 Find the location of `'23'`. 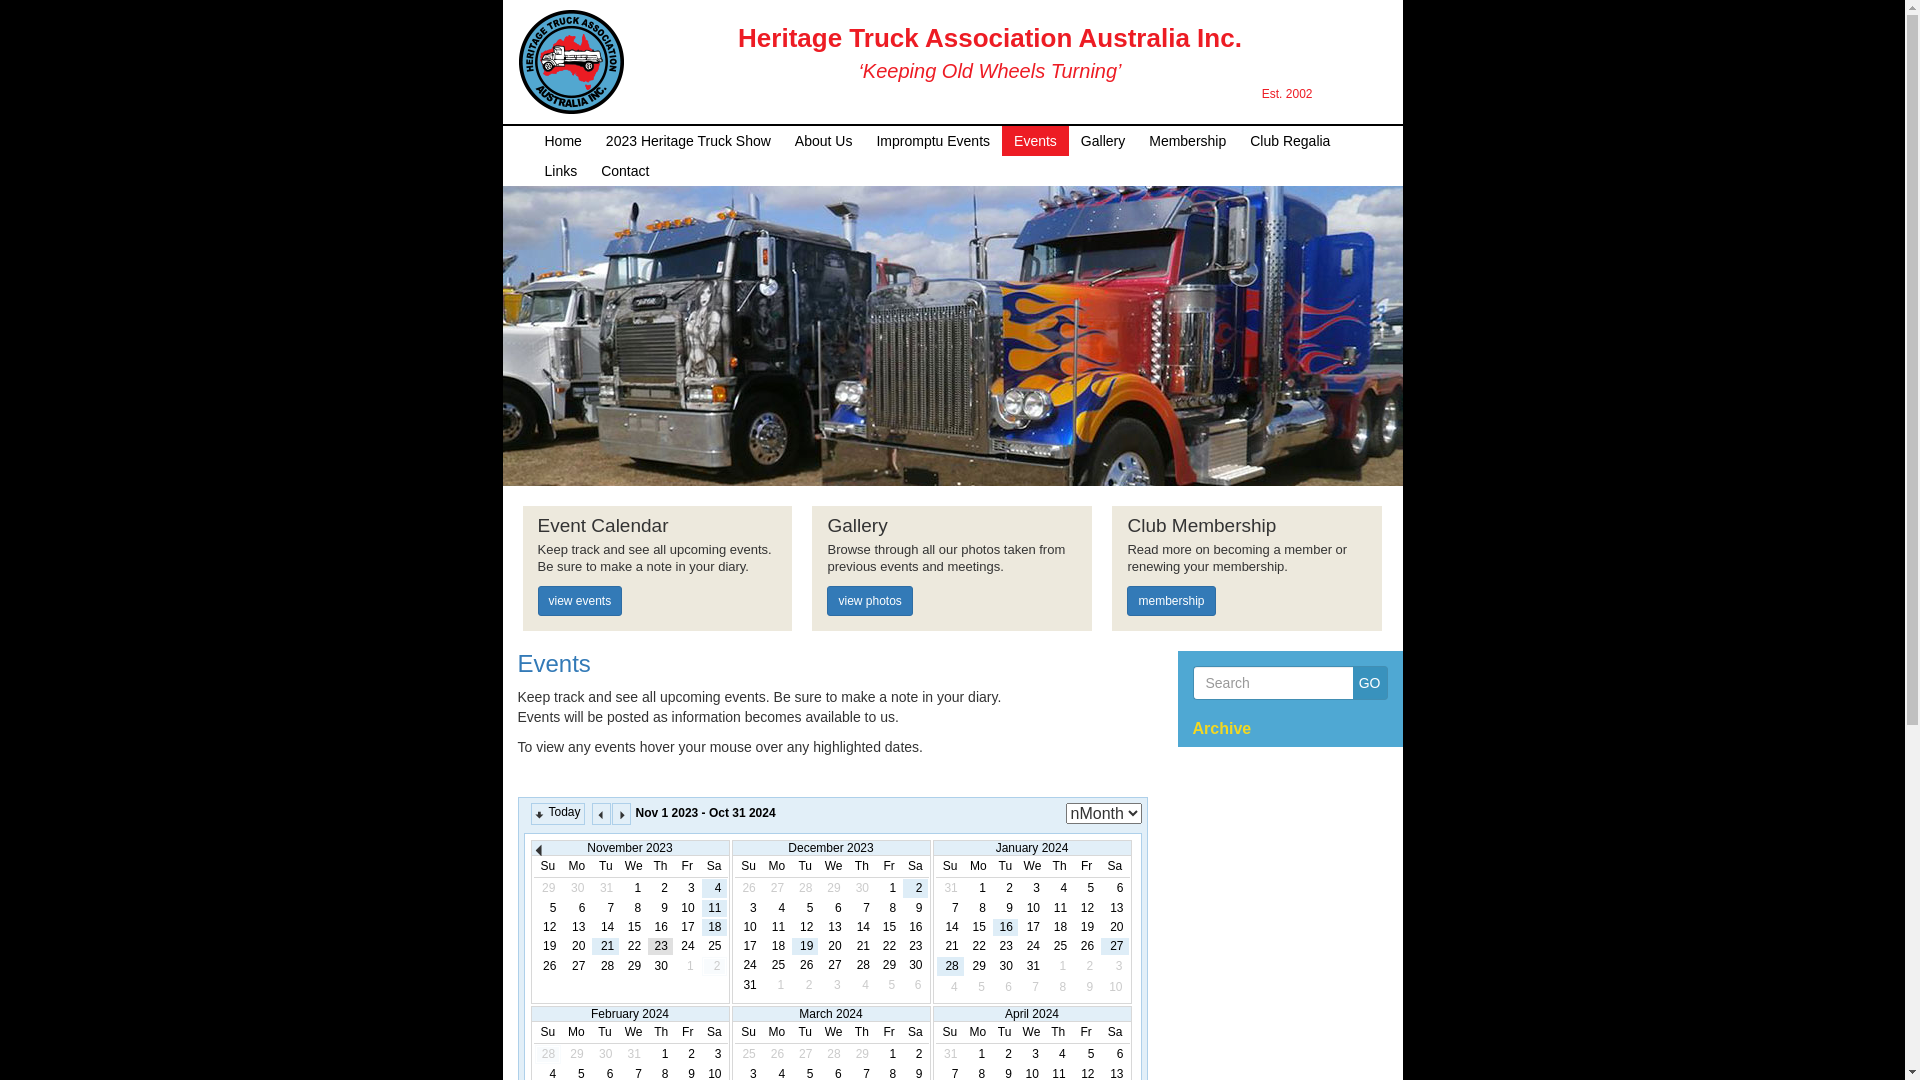

'23' is located at coordinates (660, 945).